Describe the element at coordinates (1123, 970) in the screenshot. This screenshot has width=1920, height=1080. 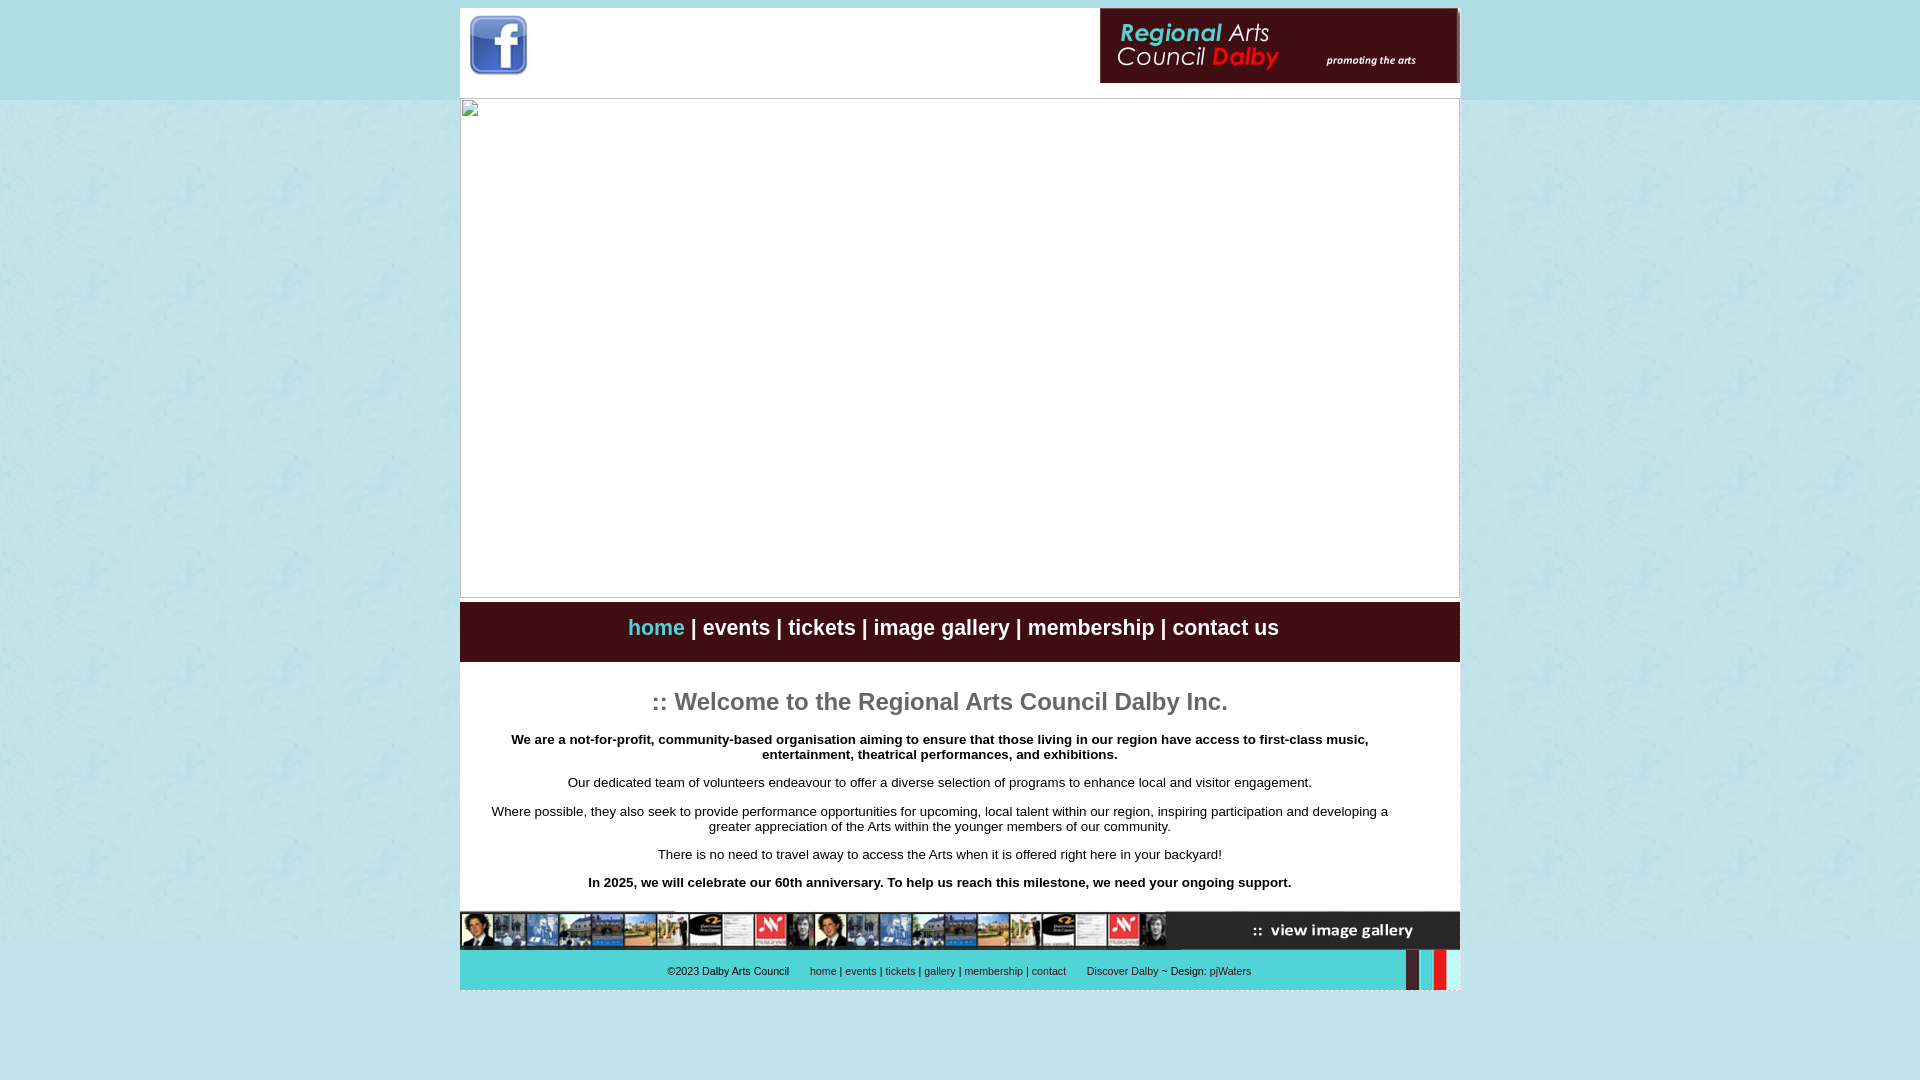
I see `'Discover Dalby'` at that location.